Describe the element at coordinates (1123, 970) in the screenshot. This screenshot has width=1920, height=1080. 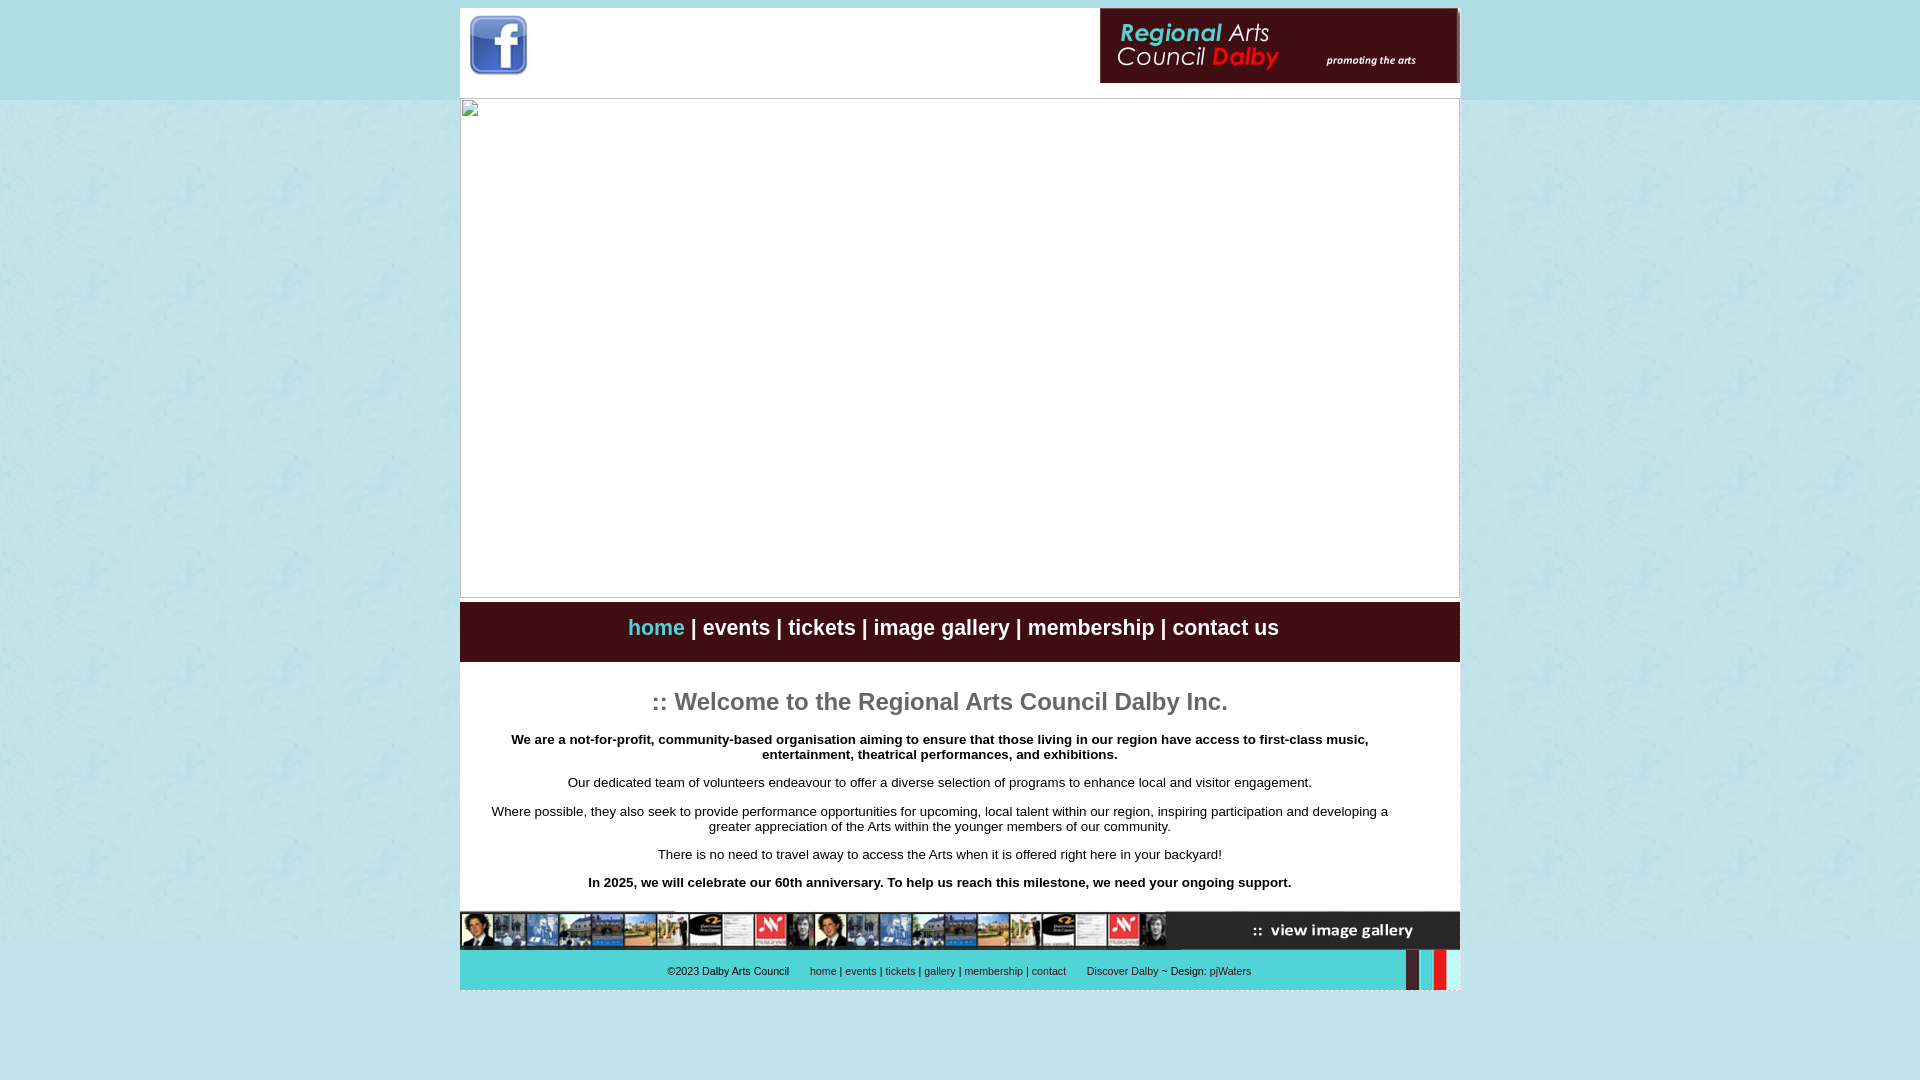
I see `'Discover Dalby'` at that location.